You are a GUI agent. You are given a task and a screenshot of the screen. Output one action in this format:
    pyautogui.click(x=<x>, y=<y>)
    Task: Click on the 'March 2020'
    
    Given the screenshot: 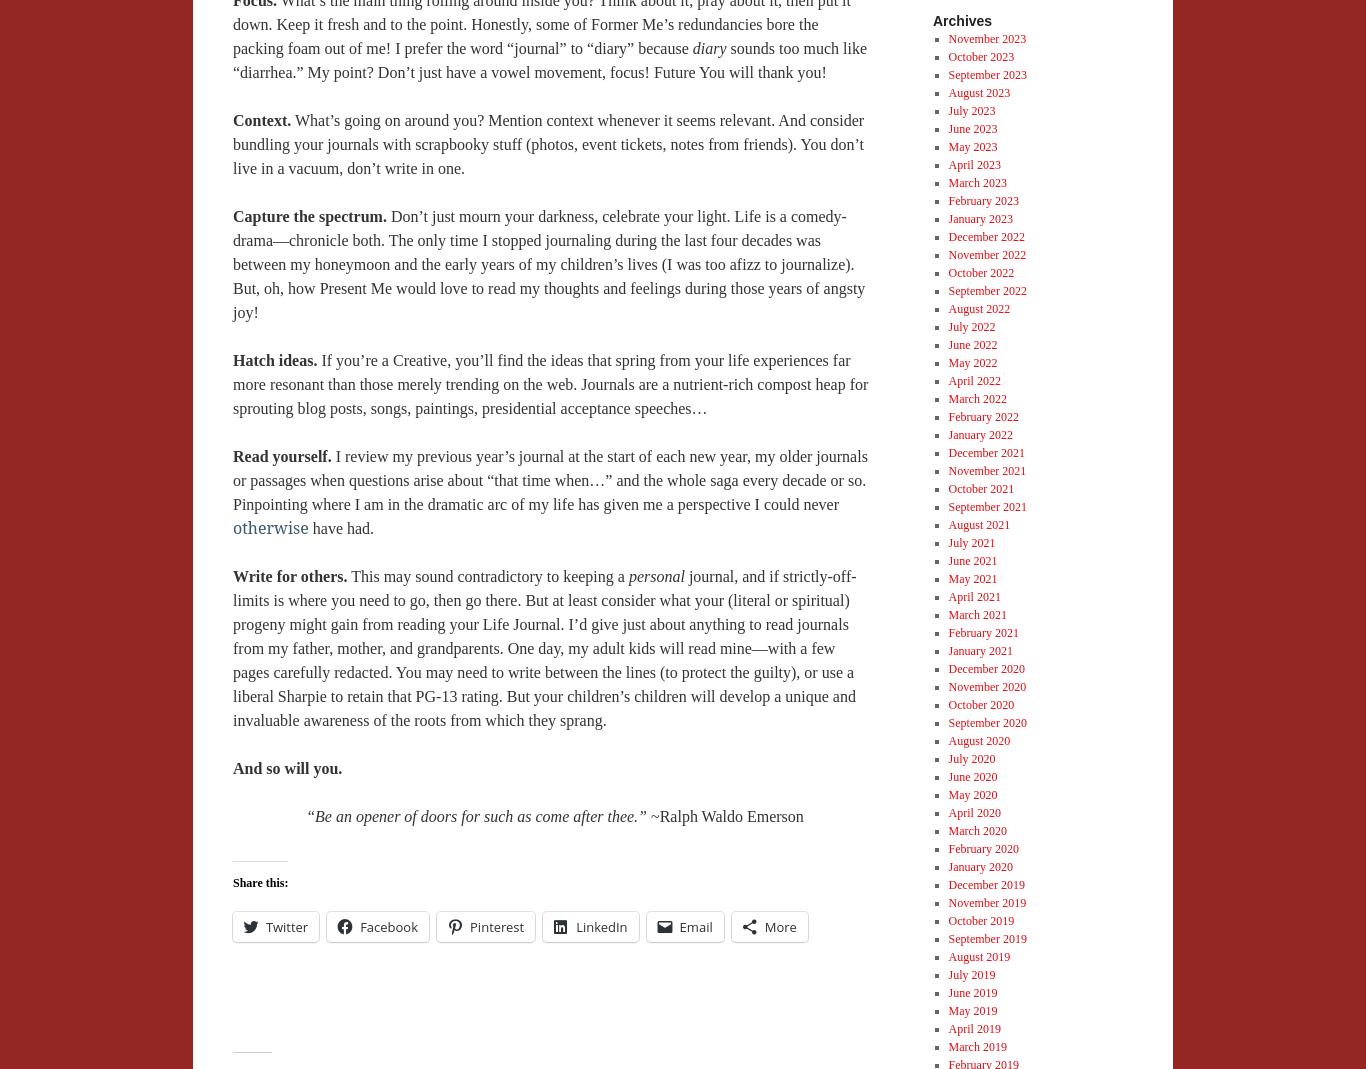 What is the action you would take?
    pyautogui.click(x=976, y=829)
    